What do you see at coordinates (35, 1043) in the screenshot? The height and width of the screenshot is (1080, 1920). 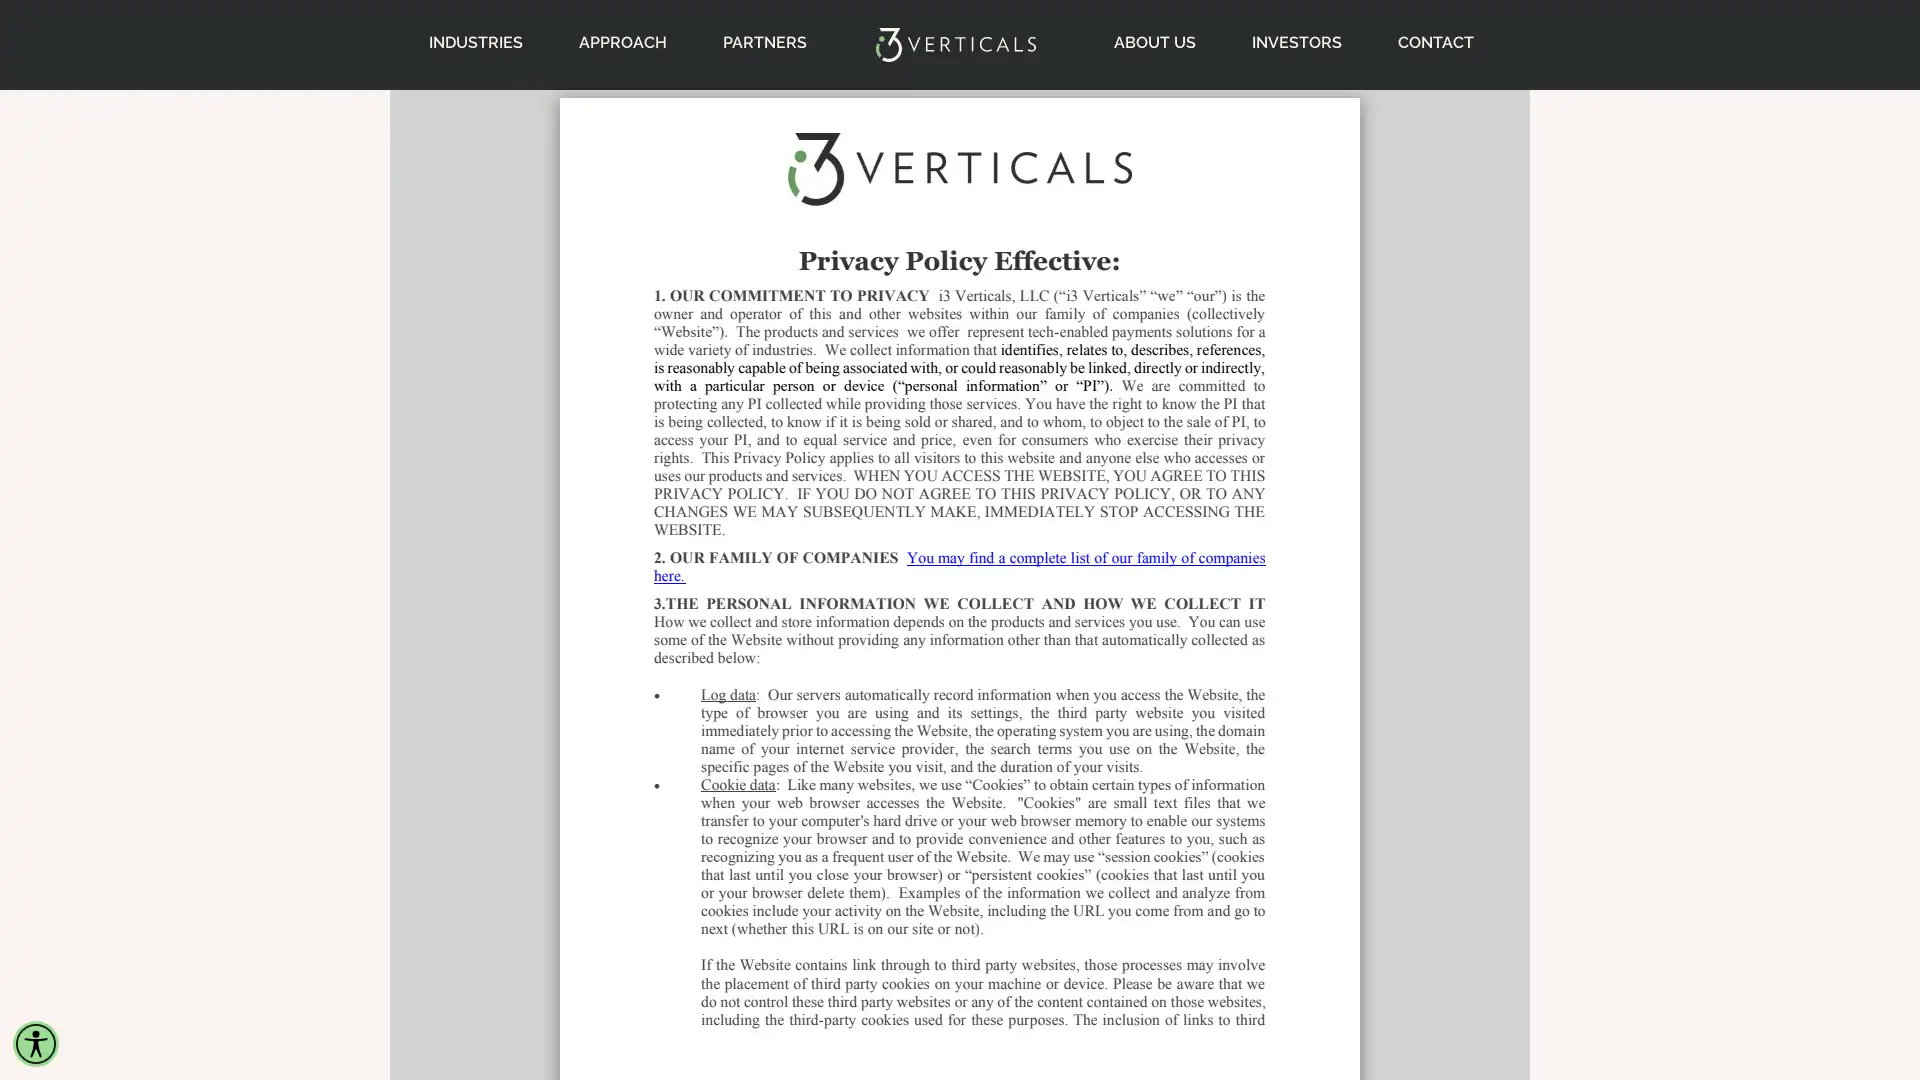 I see `Accessibility Menu` at bounding box center [35, 1043].